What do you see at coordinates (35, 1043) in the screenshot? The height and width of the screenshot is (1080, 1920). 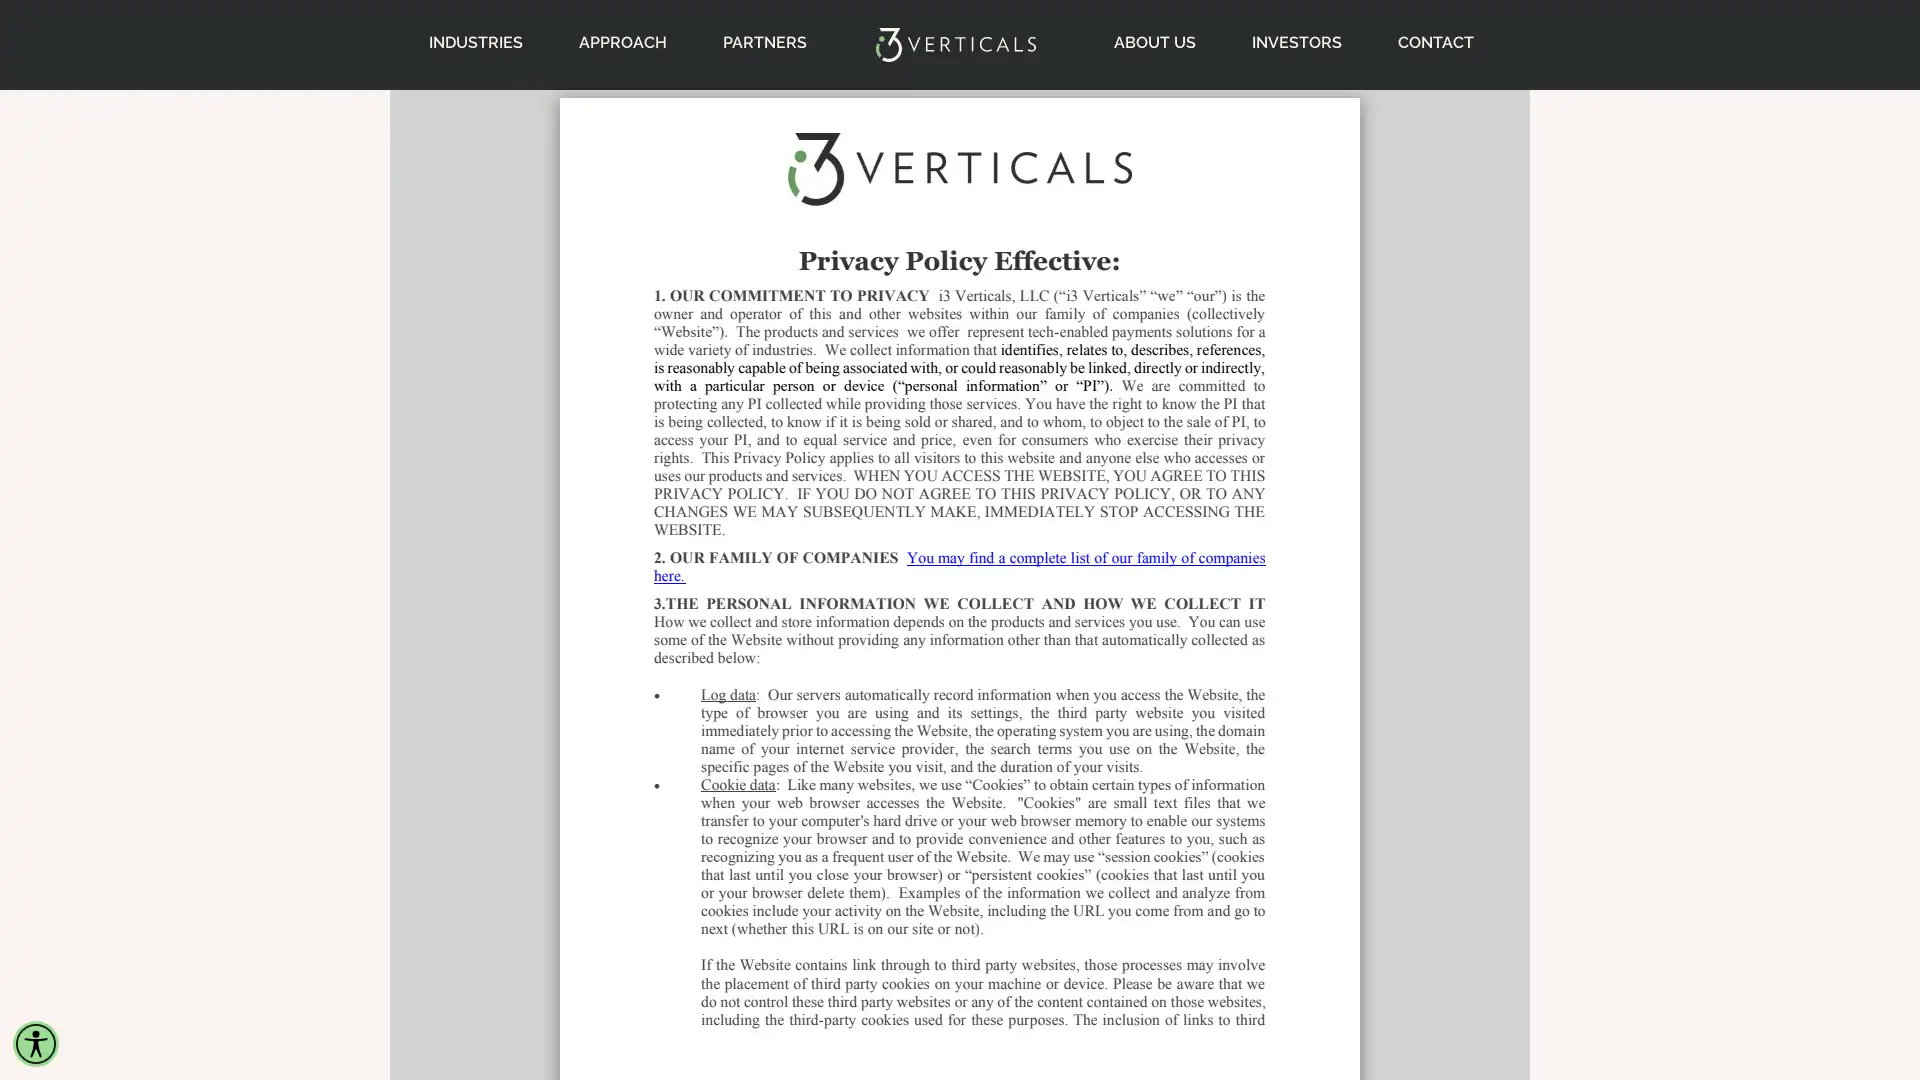 I see `Accessibility Menu` at bounding box center [35, 1043].